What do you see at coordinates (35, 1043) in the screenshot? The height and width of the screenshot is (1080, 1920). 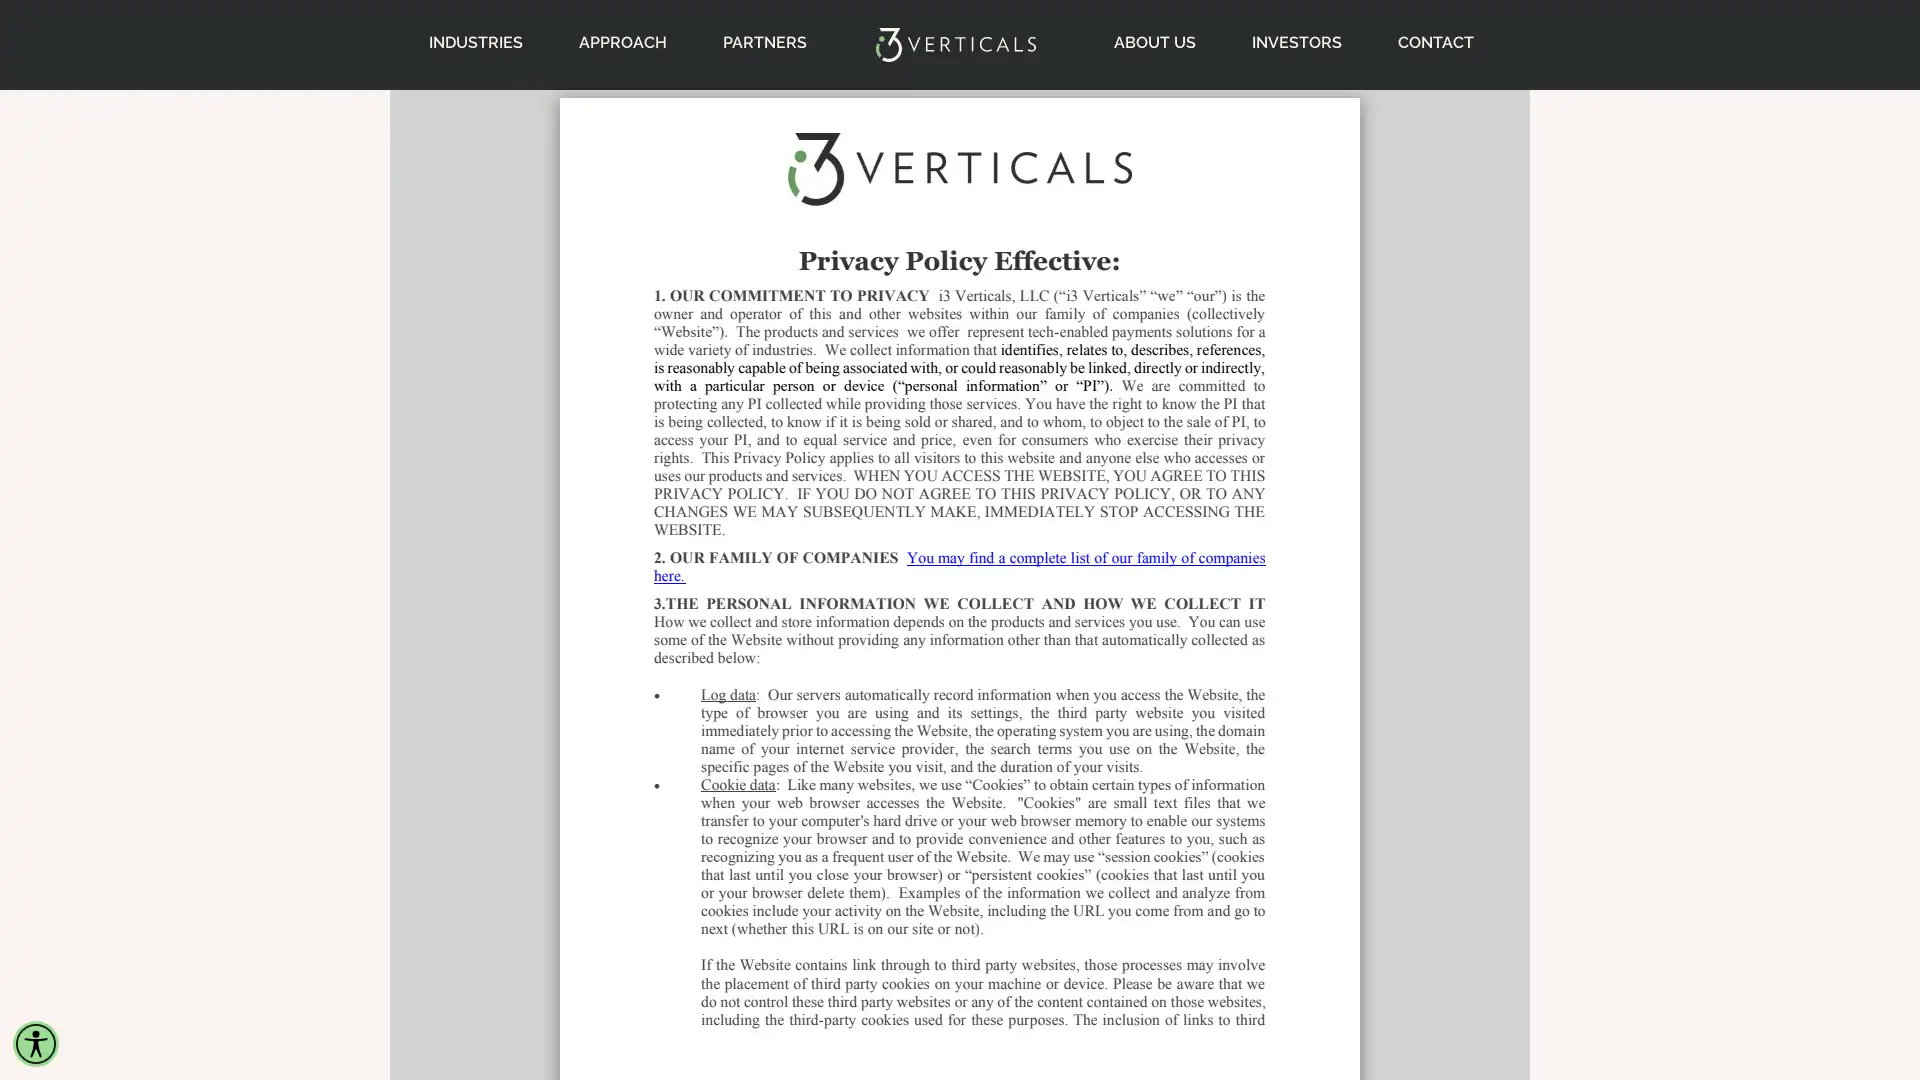 I see `Accessibility Menu` at bounding box center [35, 1043].